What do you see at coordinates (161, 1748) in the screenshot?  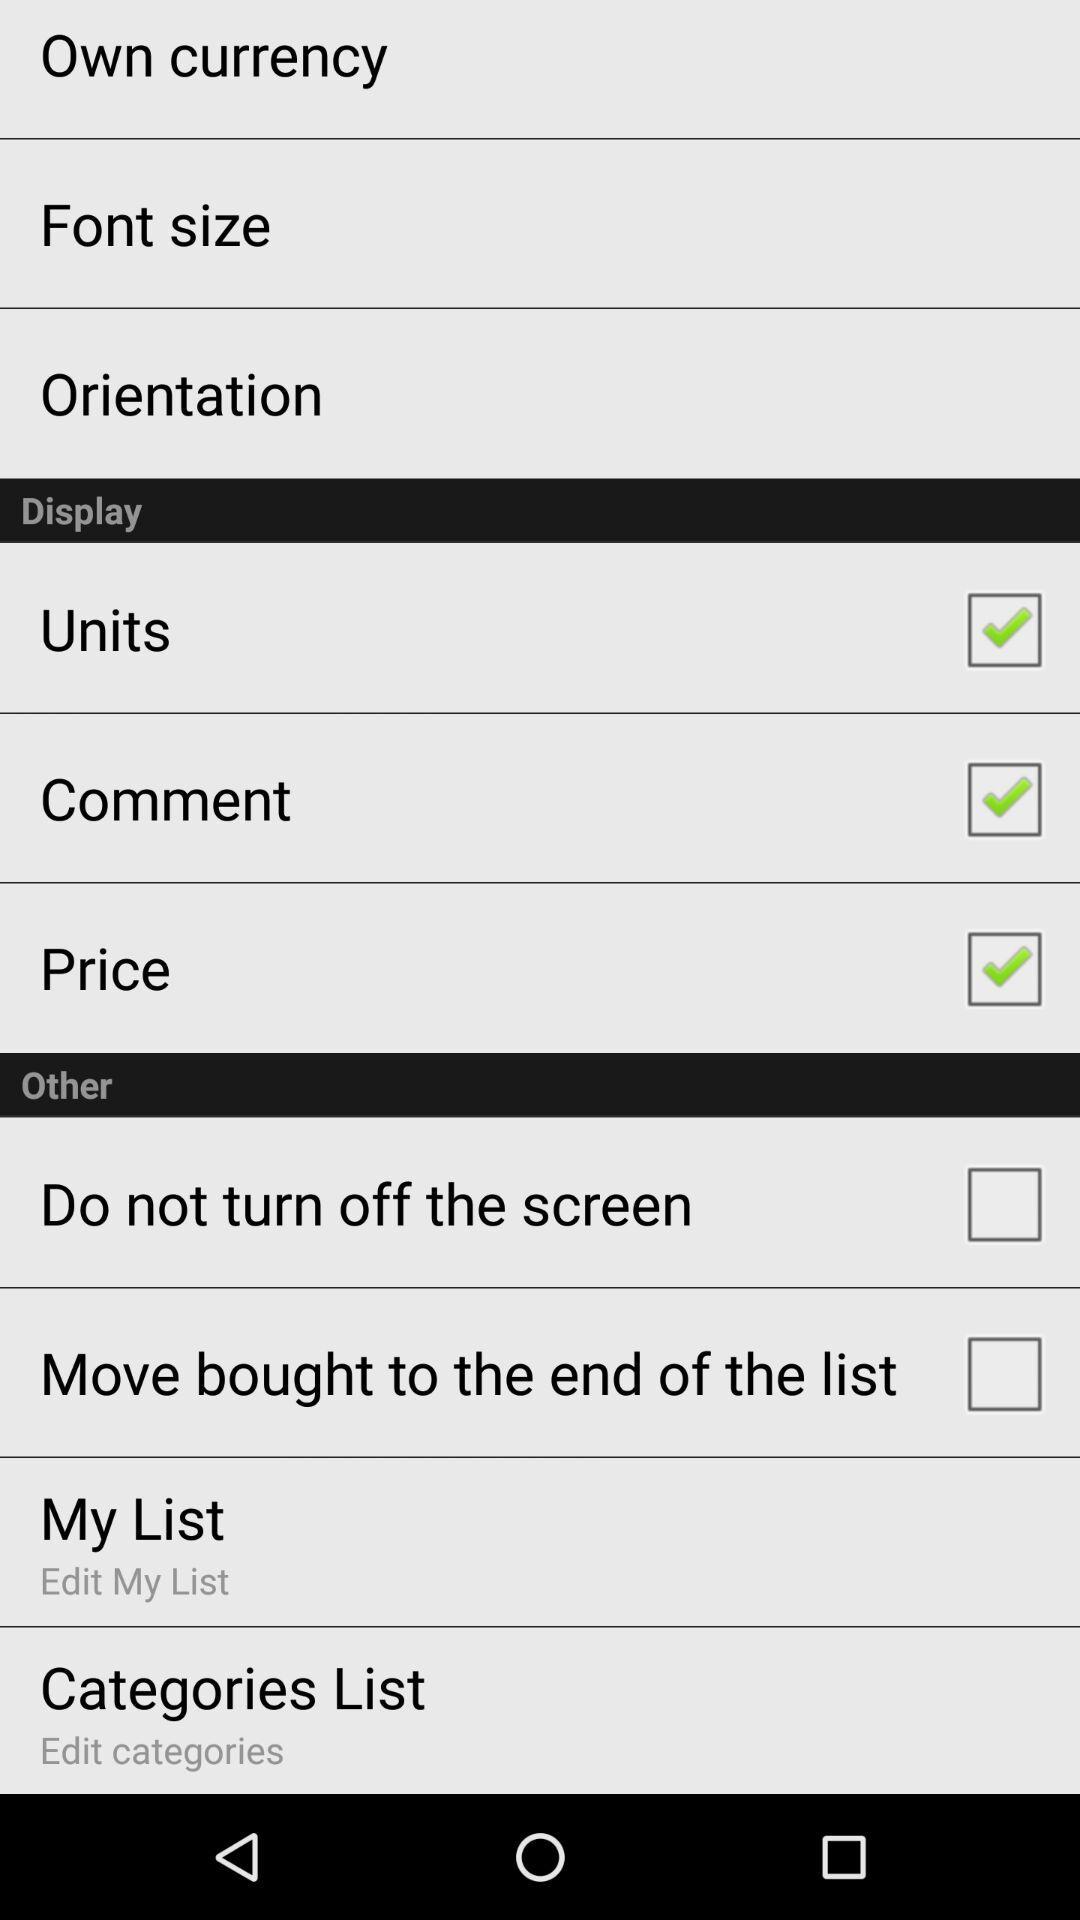 I see `the edit categories` at bounding box center [161, 1748].